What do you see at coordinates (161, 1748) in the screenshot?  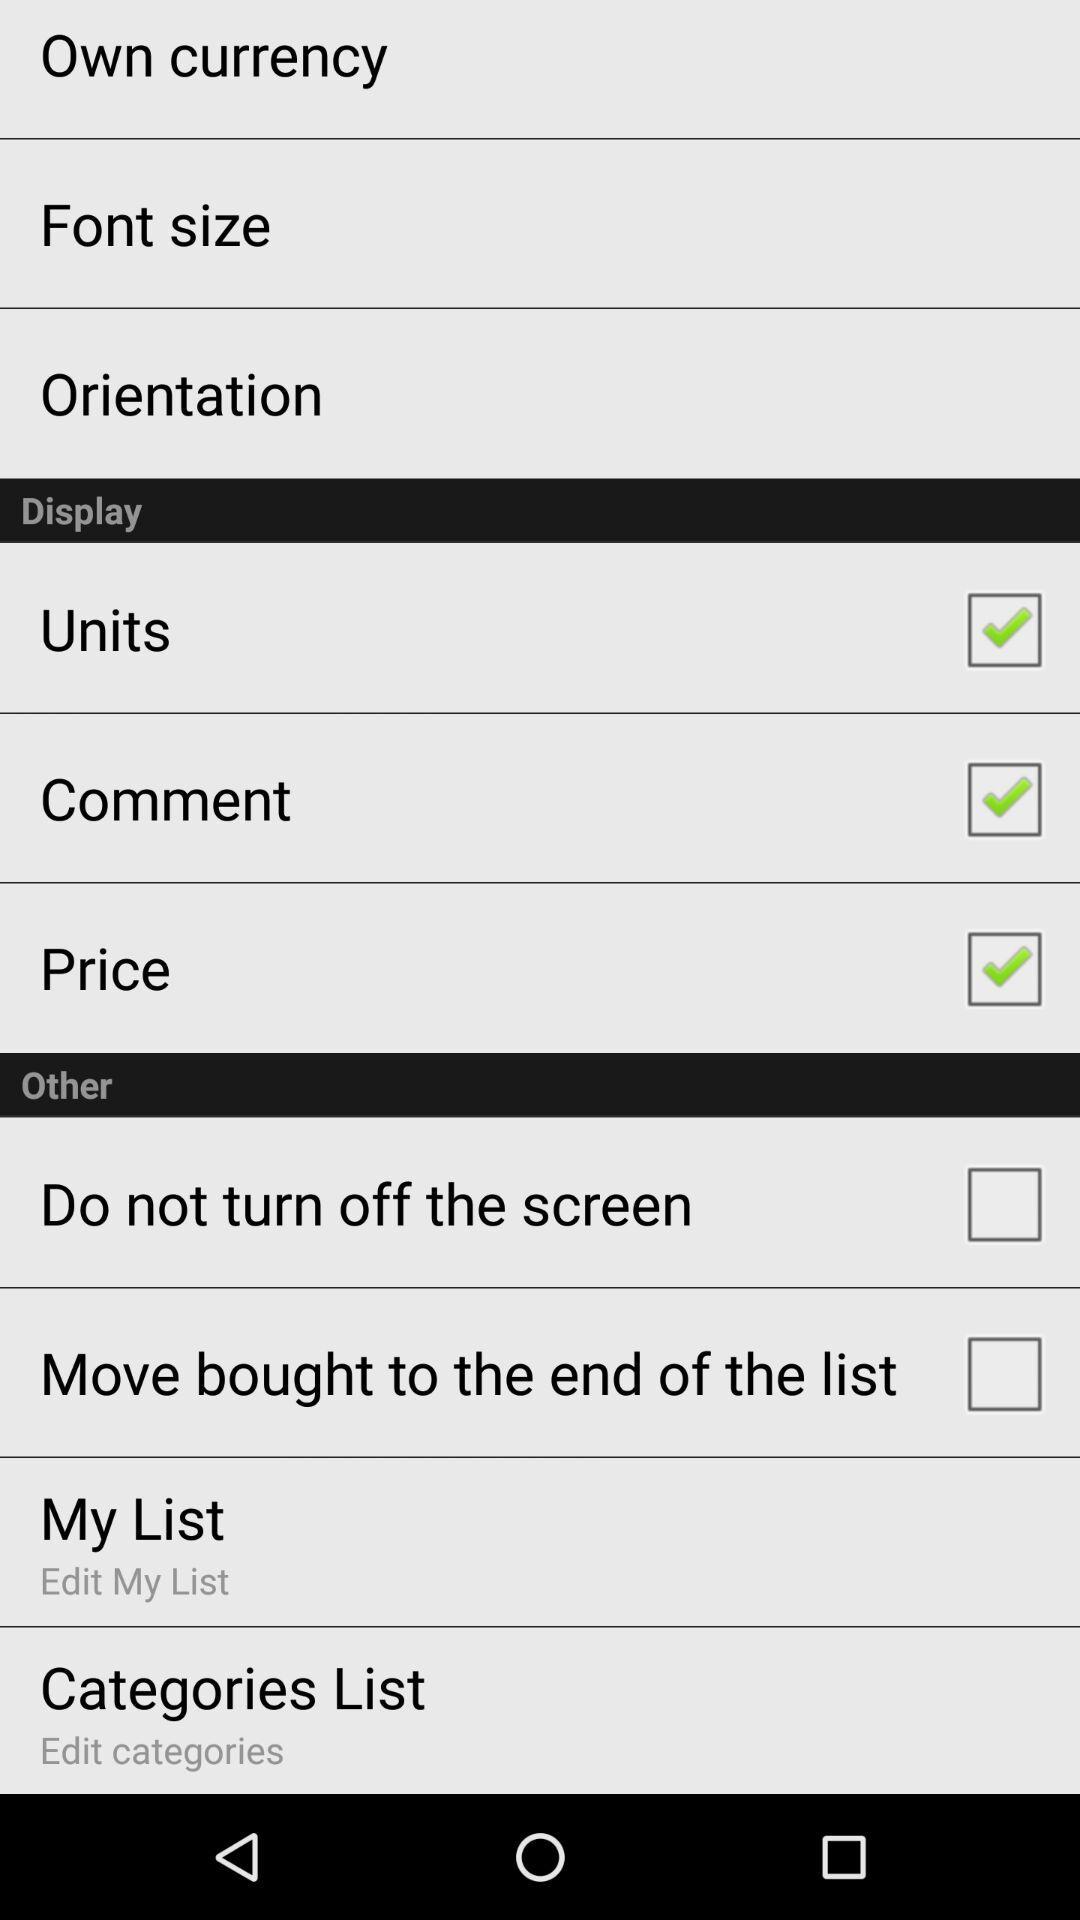 I see `the edit categories` at bounding box center [161, 1748].